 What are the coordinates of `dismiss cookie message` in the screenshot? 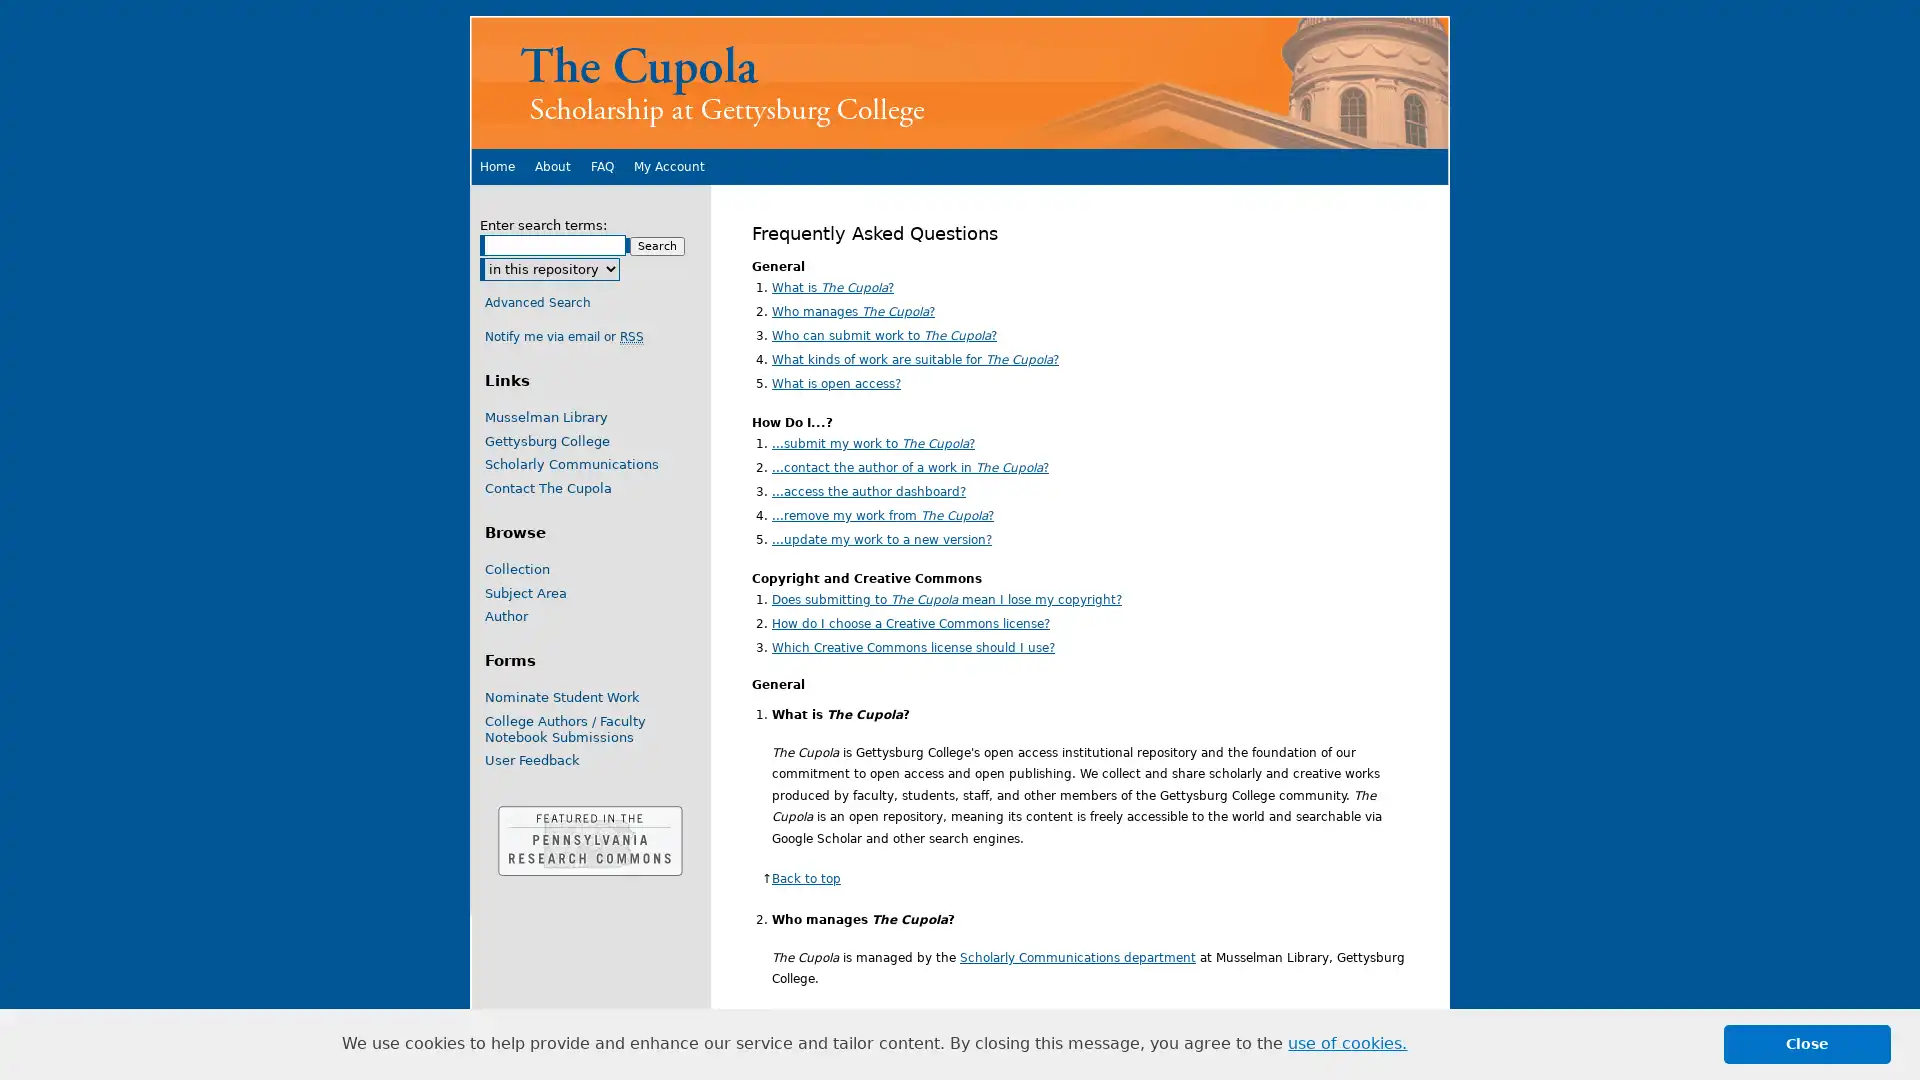 It's located at (1807, 1043).